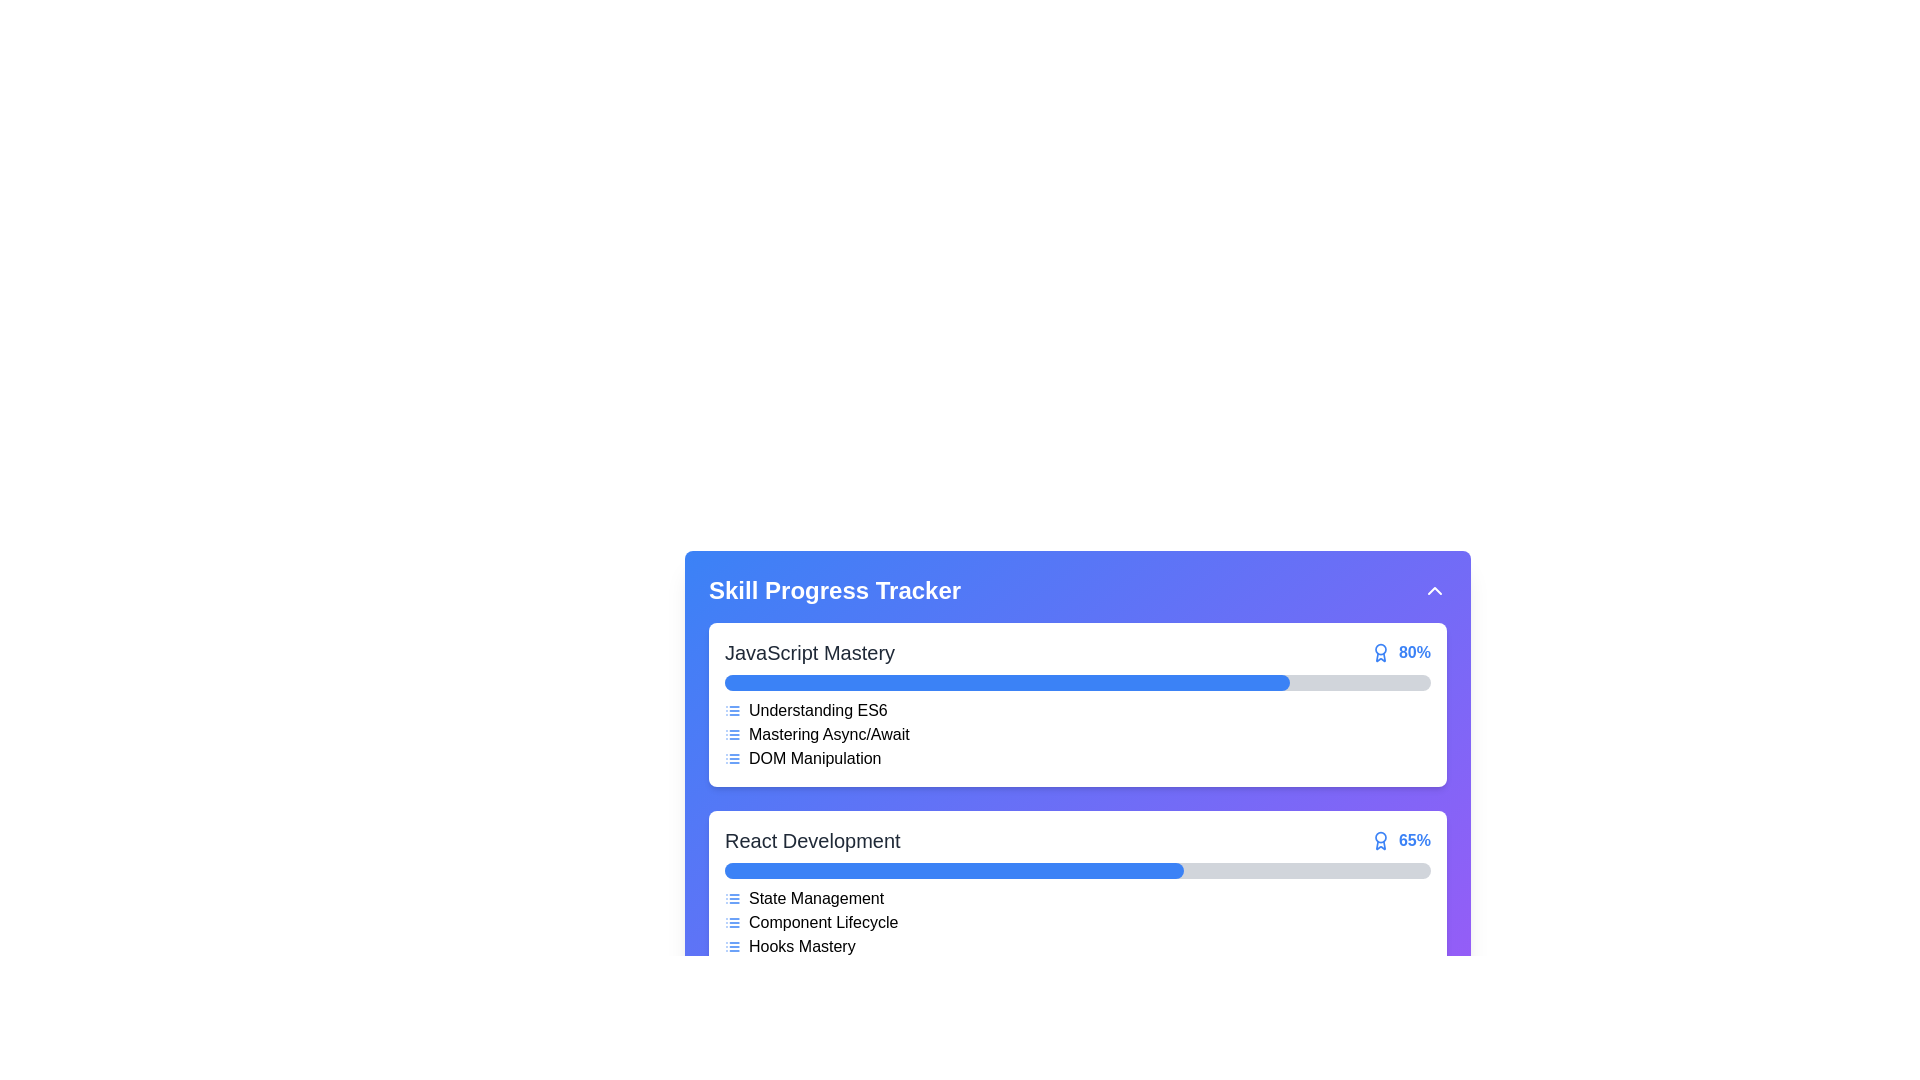  What do you see at coordinates (732, 759) in the screenshot?
I see `the blue bulleted list icon located to the immediate left of the 'DOM Manipulation' text in the 'JavaScript Mastery' section of the 'Skill Progress Tracker'` at bounding box center [732, 759].